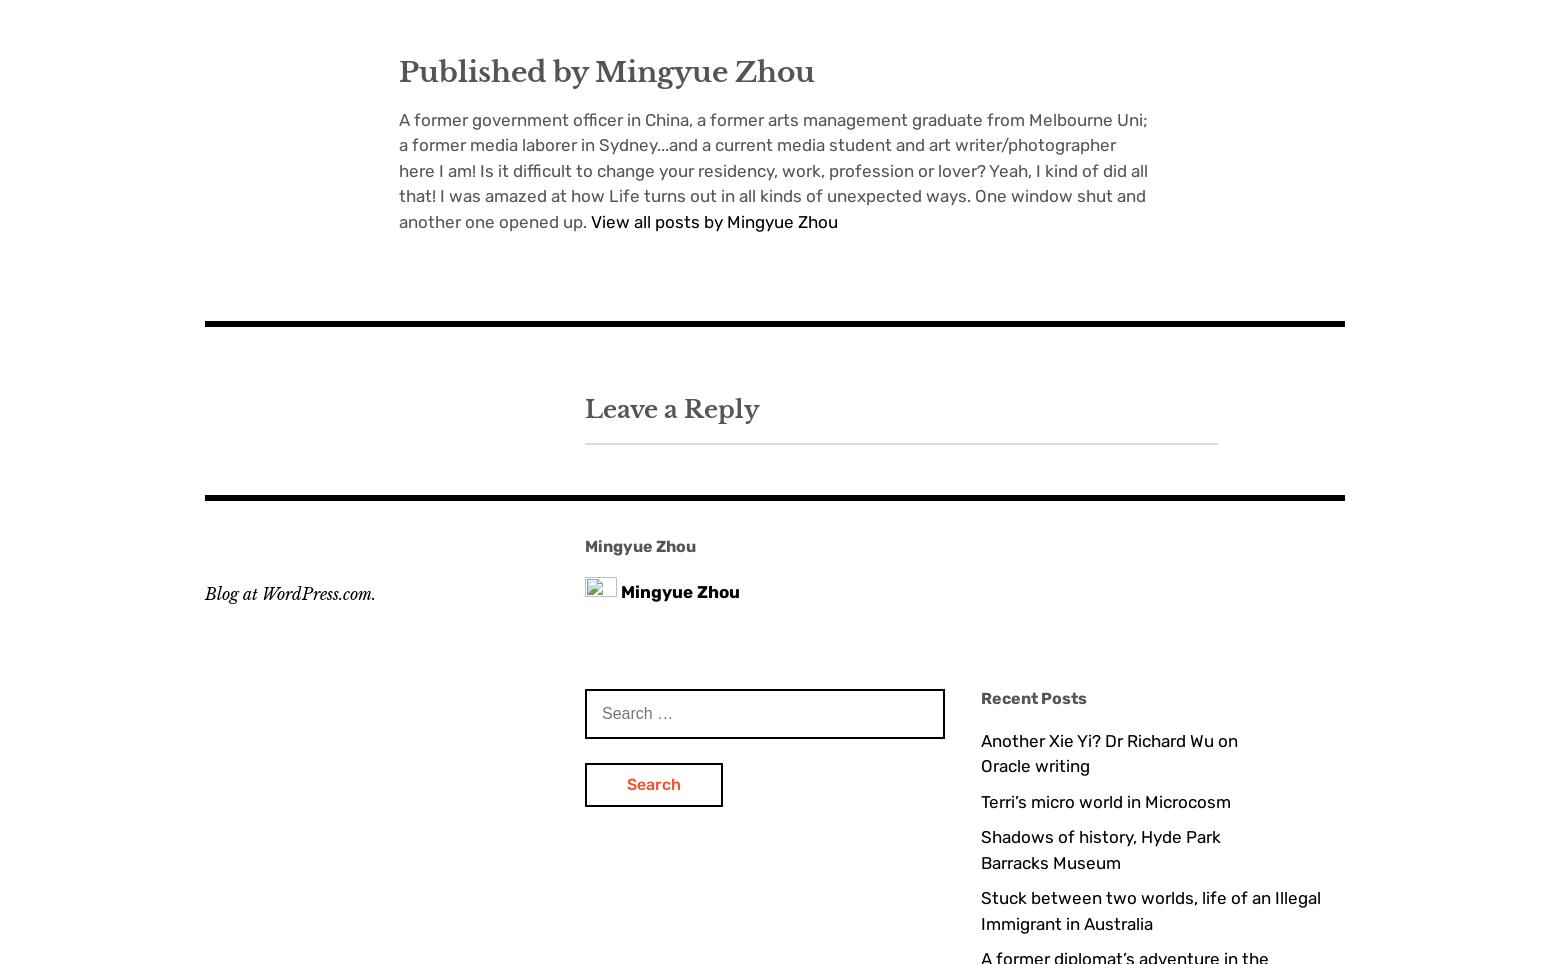 This screenshot has height=964, width=1550. Describe the element at coordinates (1104, 800) in the screenshot. I see `'Terri’s micro world in Microcosm'` at that location.